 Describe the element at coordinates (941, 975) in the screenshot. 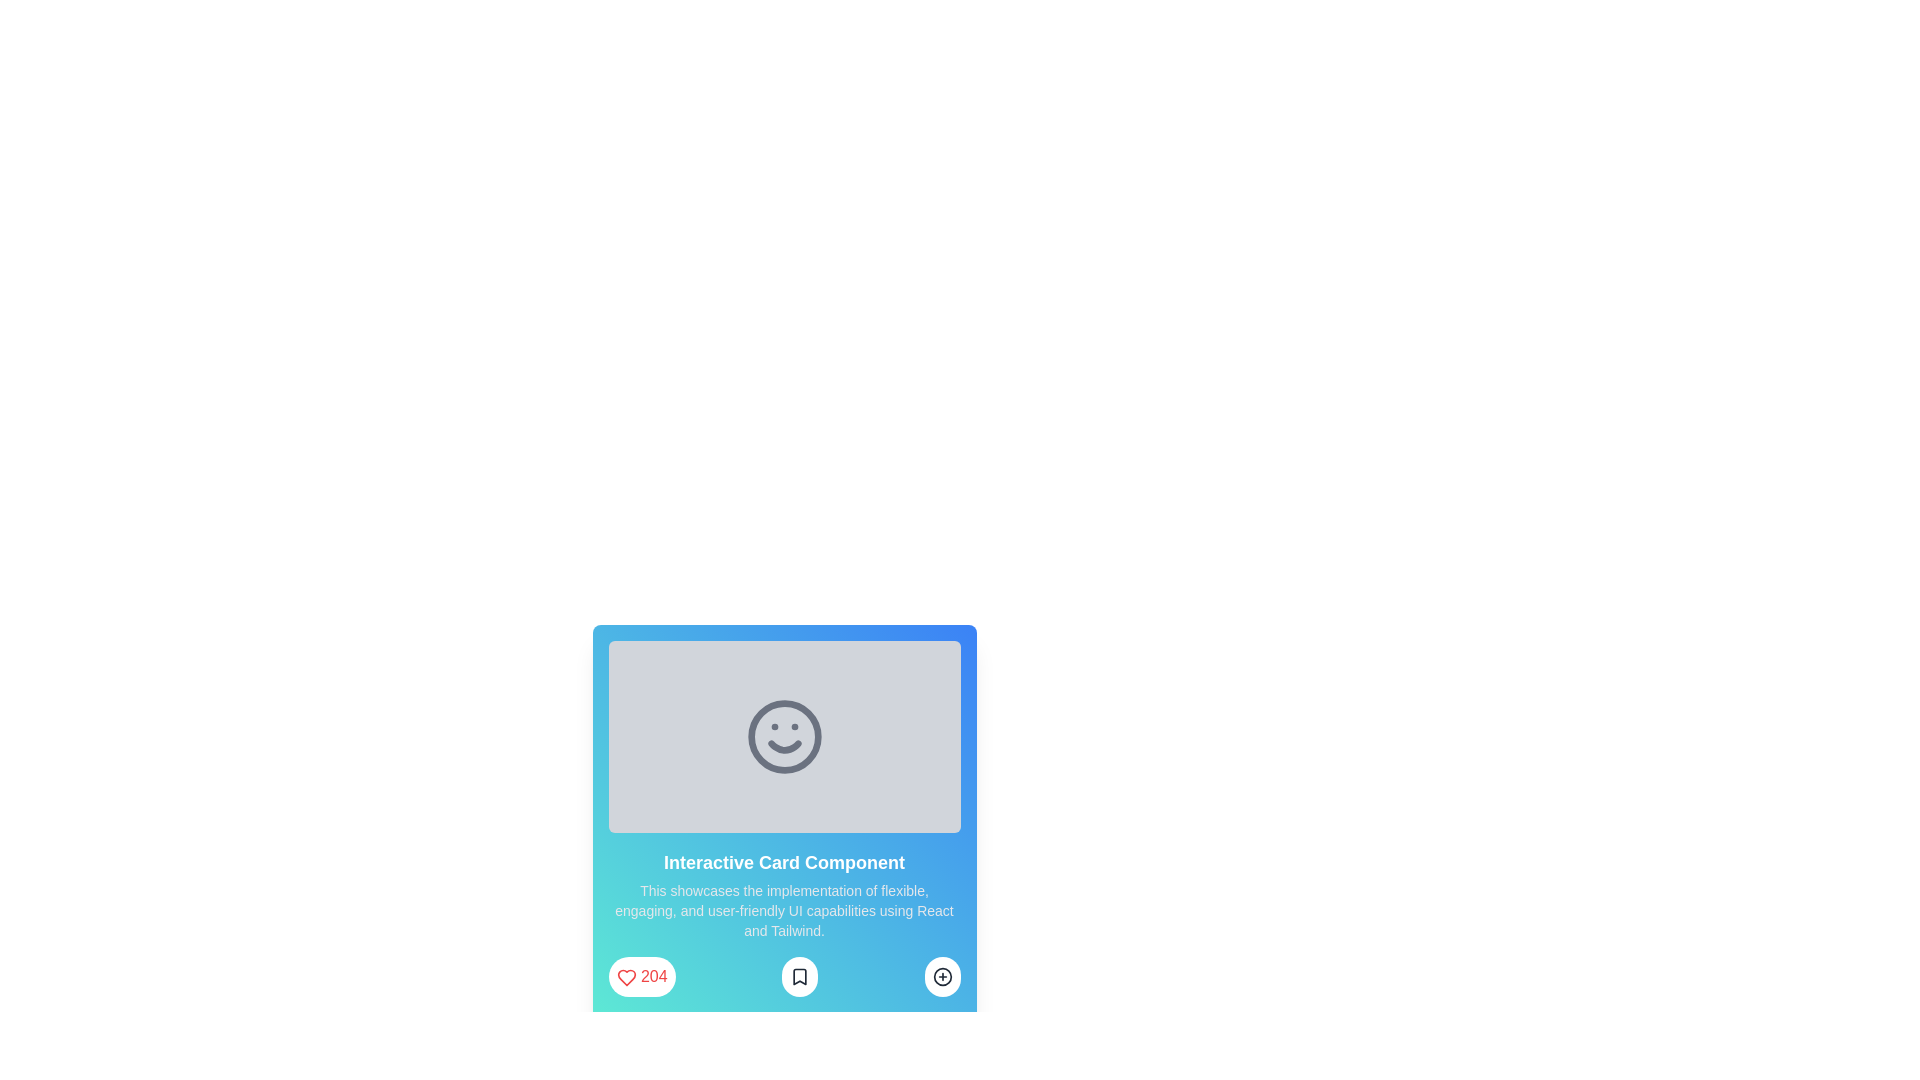

I see `the SVG circle component that serves as the outer boundary for the 'plus' icon located at the bottom-right corner of the interface` at that location.